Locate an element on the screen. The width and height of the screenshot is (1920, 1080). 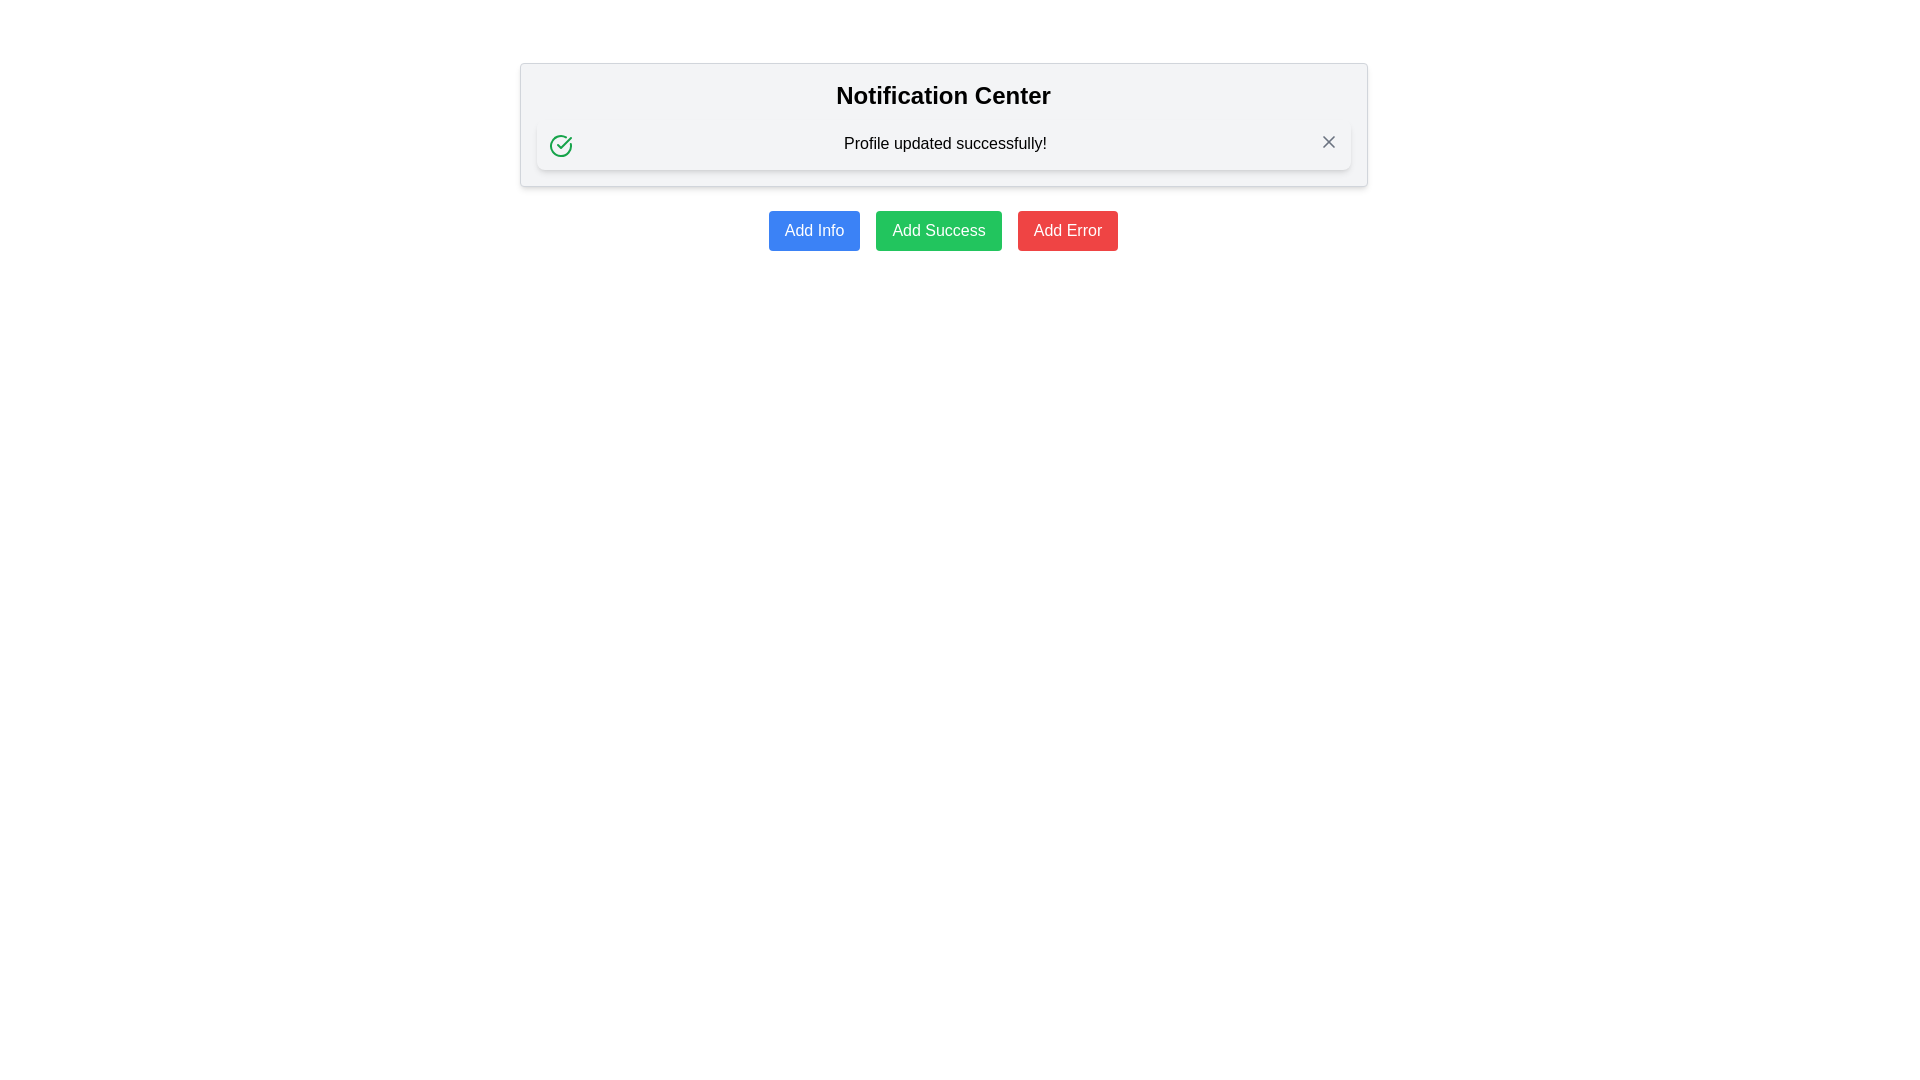
the circular icon with a green border and a green checkmark, which indicates success or confirmation is located at coordinates (560, 145).